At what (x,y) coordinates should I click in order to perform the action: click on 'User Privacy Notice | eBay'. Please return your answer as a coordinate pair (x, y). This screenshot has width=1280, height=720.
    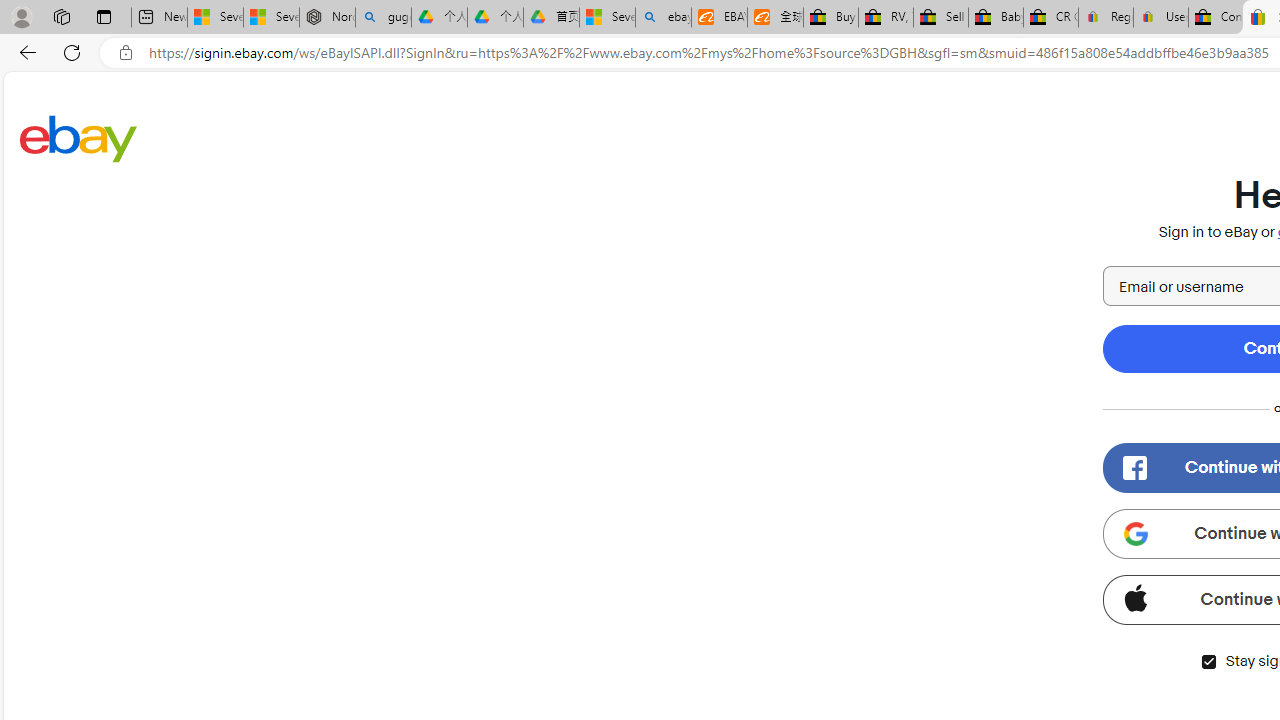
    Looking at the image, I should click on (1160, 17).